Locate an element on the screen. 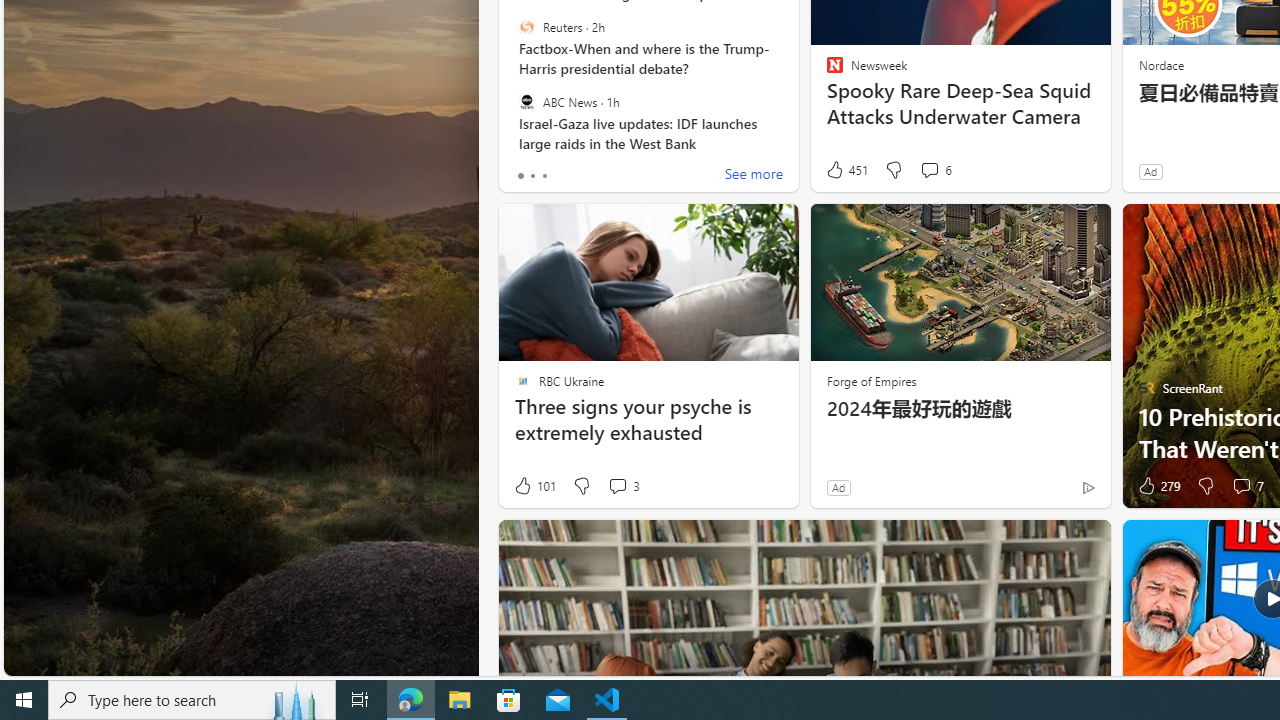 The height and width of the screenshot is (720, 1280). '101 Like' is located at coordinates (534, 486).